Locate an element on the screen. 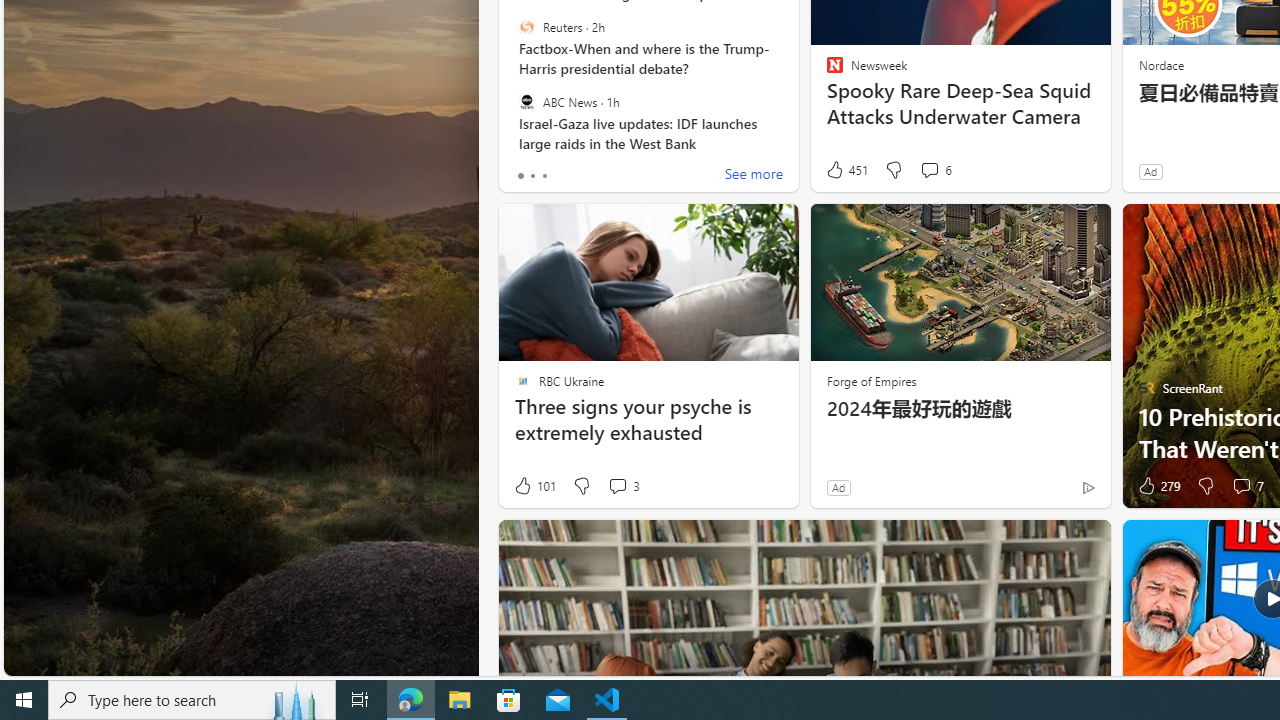 The height and width of the screenshot is (720, 1280). '101 Like' is located at coordinates (534, 486).